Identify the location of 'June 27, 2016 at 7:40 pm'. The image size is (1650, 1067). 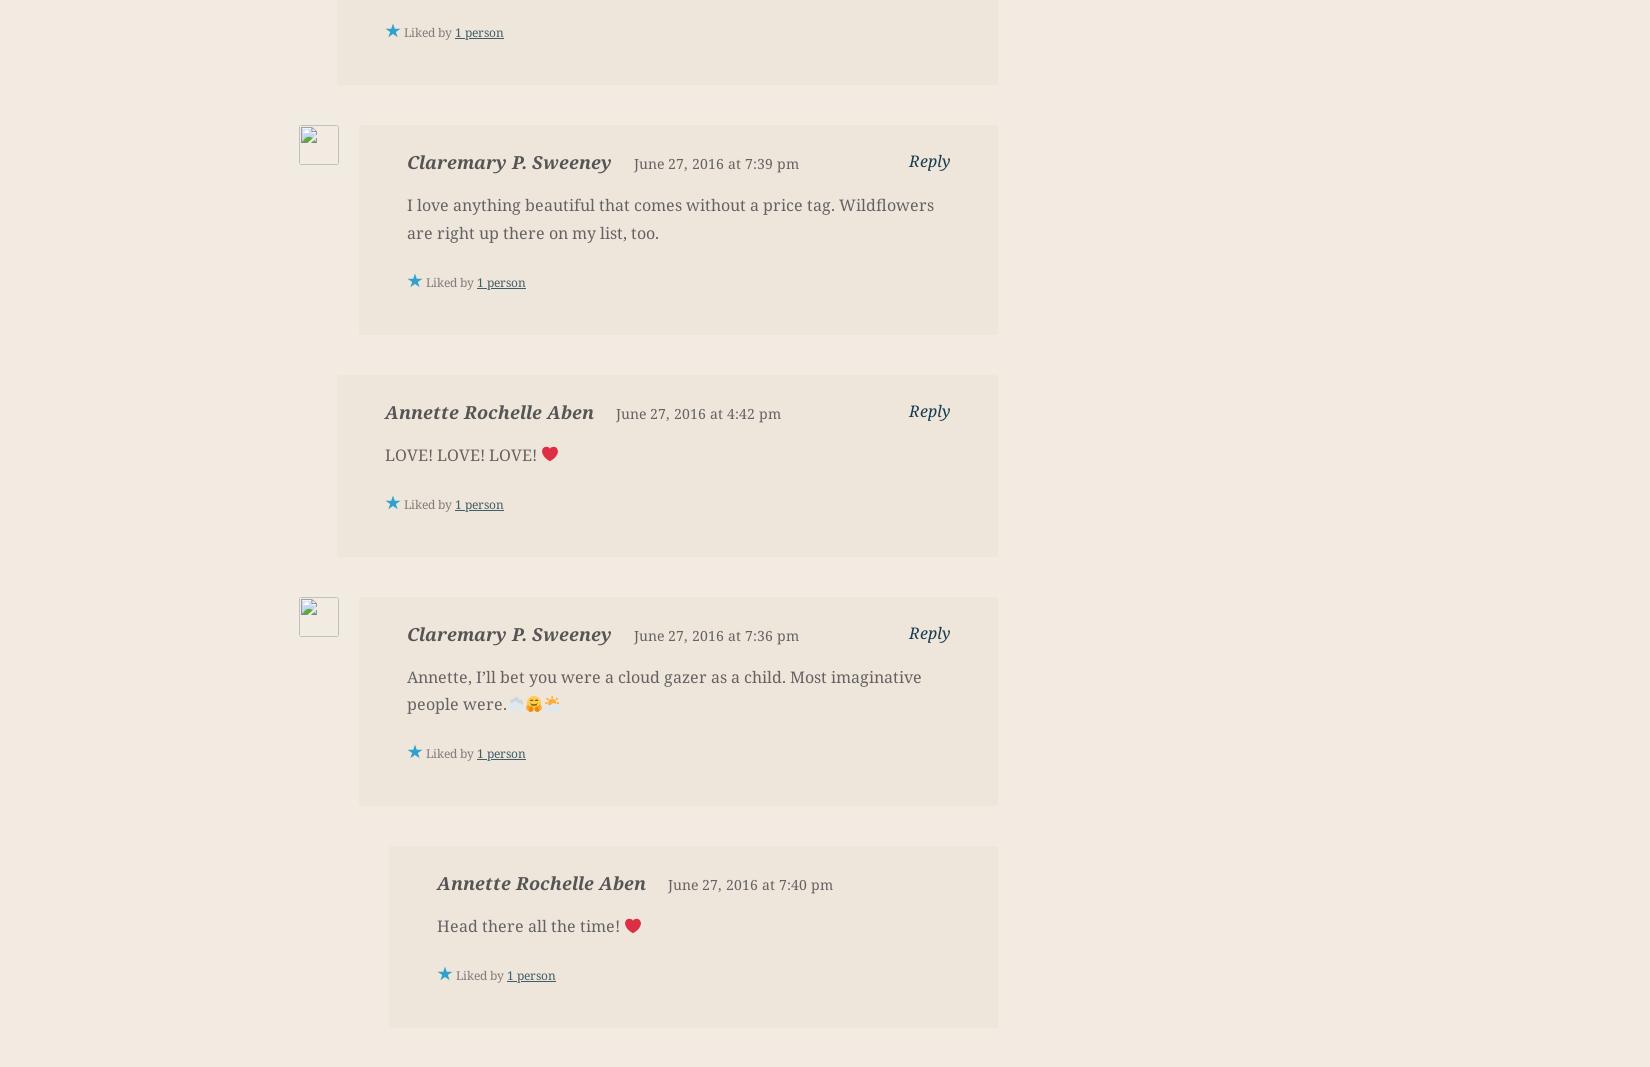
(749, 883).